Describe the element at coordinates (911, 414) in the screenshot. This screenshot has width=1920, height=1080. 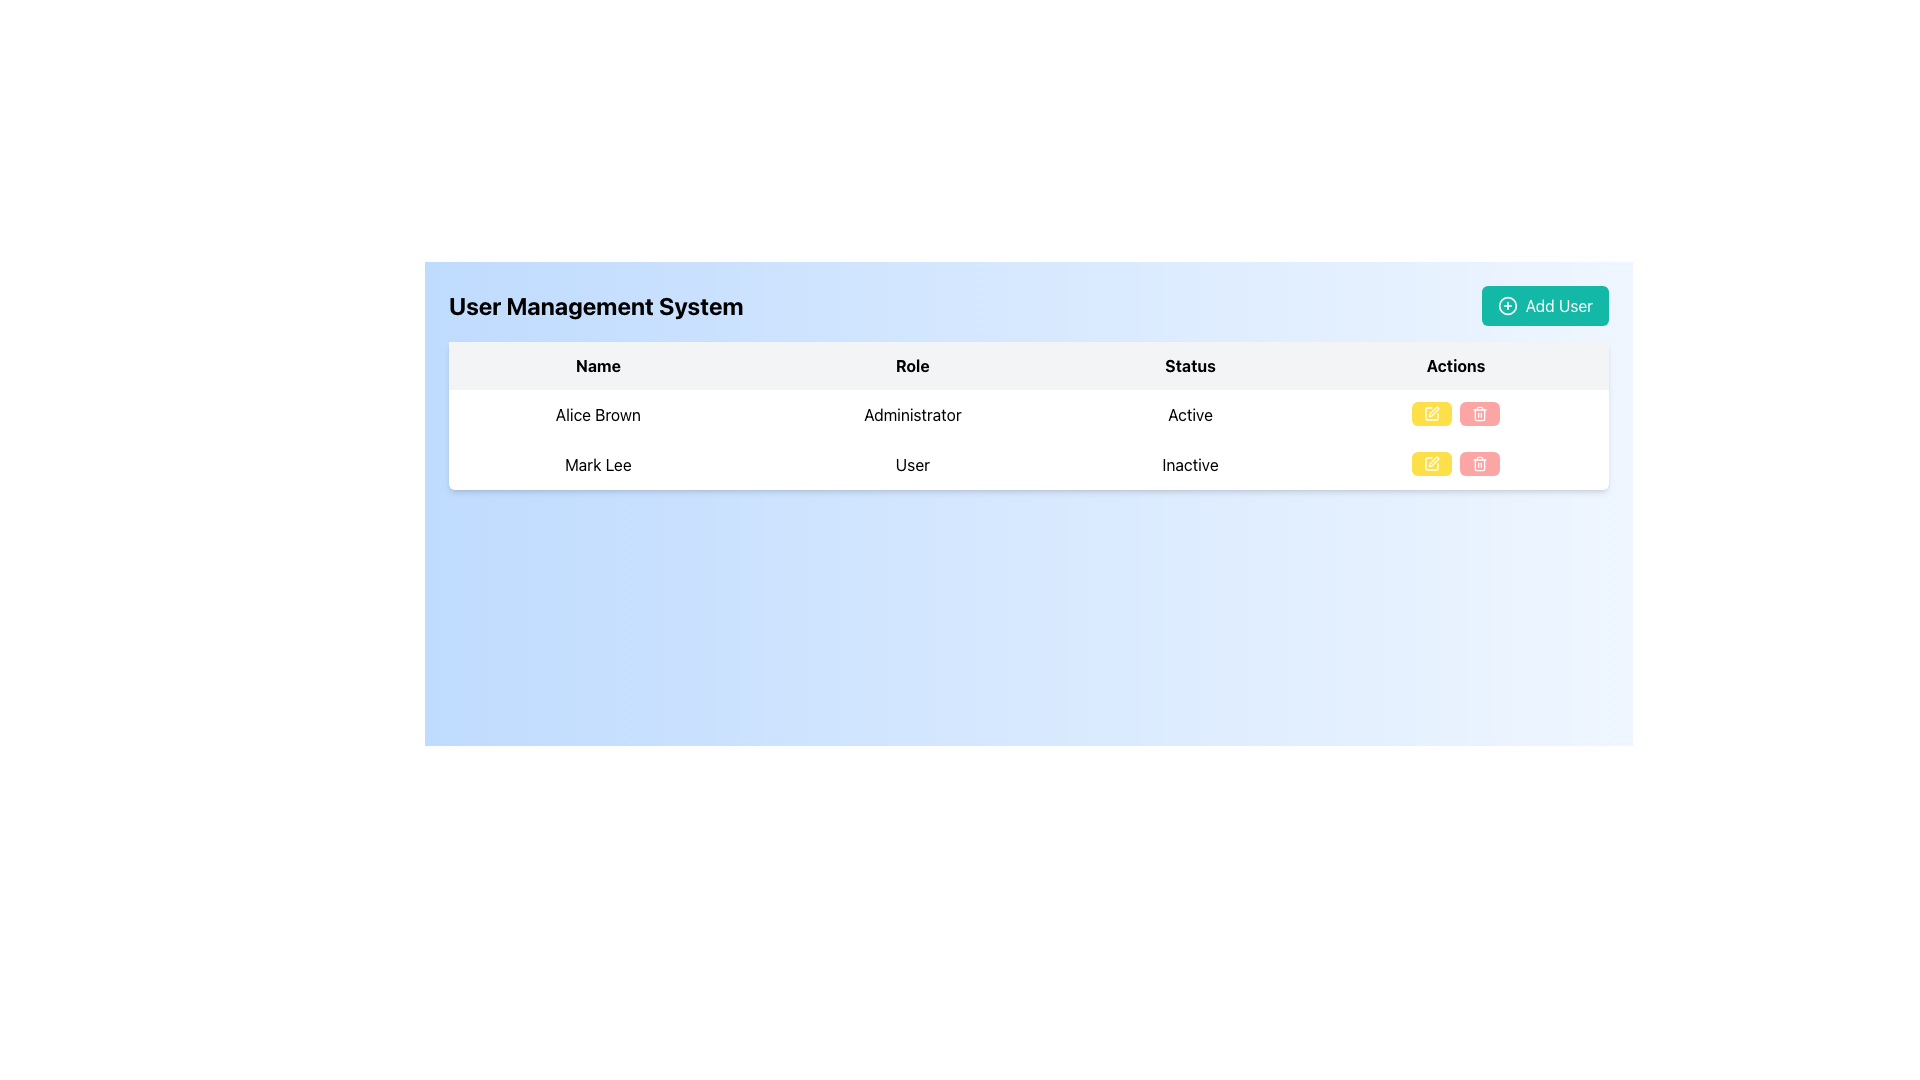
I see `the text label displaying 'Administrator' which is located in the Role column of the first data row in the table, between 'Alice Brown' and 'Active'` at that location.